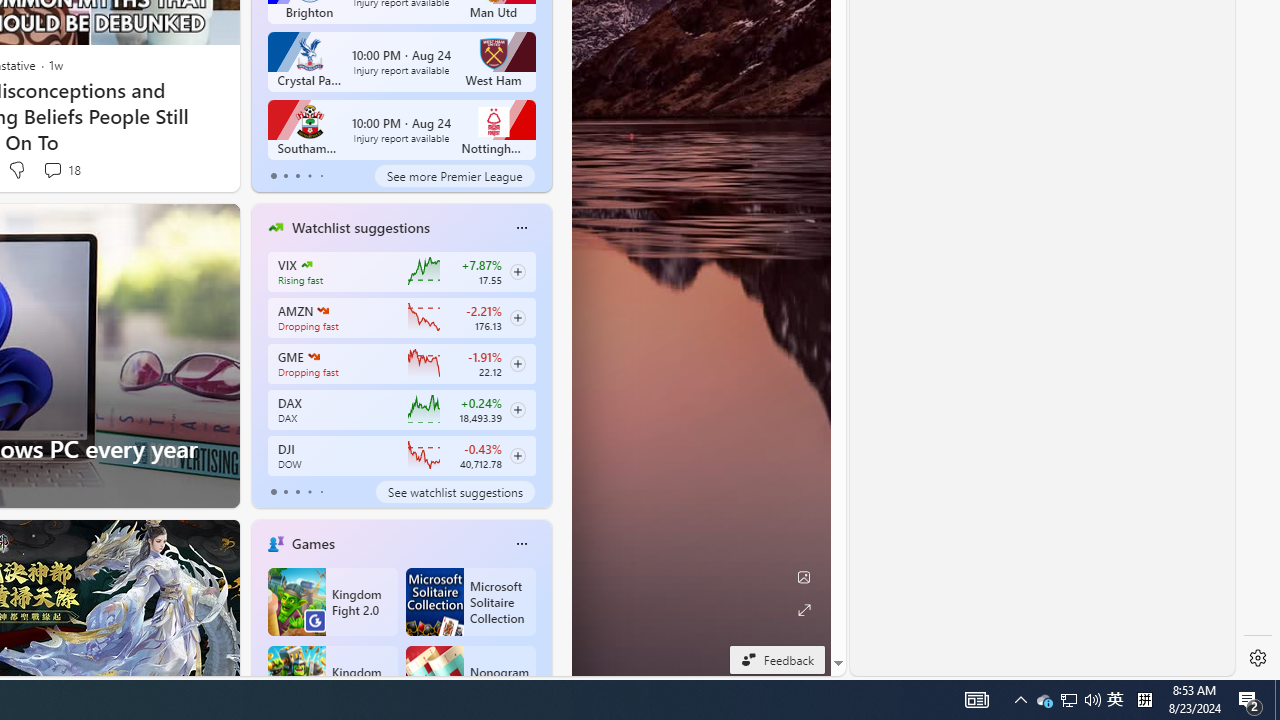  What do you see at coordinates (803, 577) in the screenshot?
I see `'Edit Background'` at bounding box center [803, 577].